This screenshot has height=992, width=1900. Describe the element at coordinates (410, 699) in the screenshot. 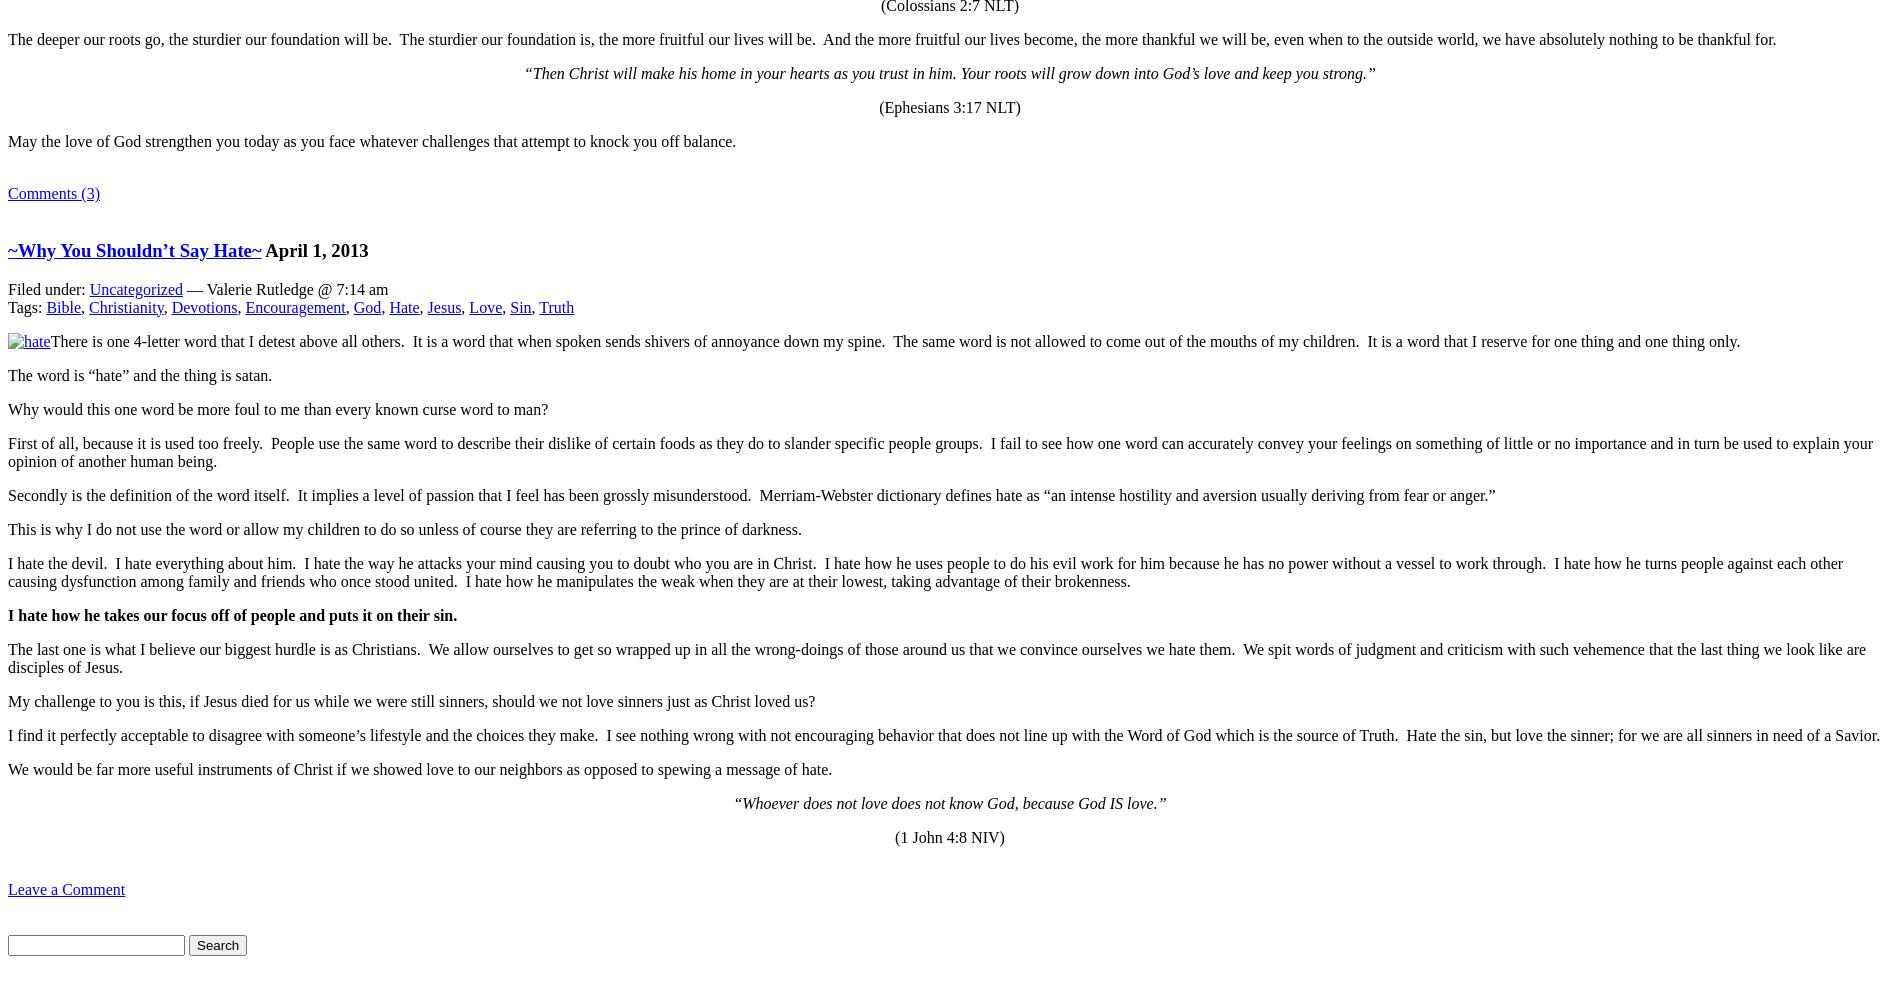

I see `'My challenge to you is this, if Jesus died for us while we were still sinners, should we not love sinners just as Christ loved us?'` at that location.